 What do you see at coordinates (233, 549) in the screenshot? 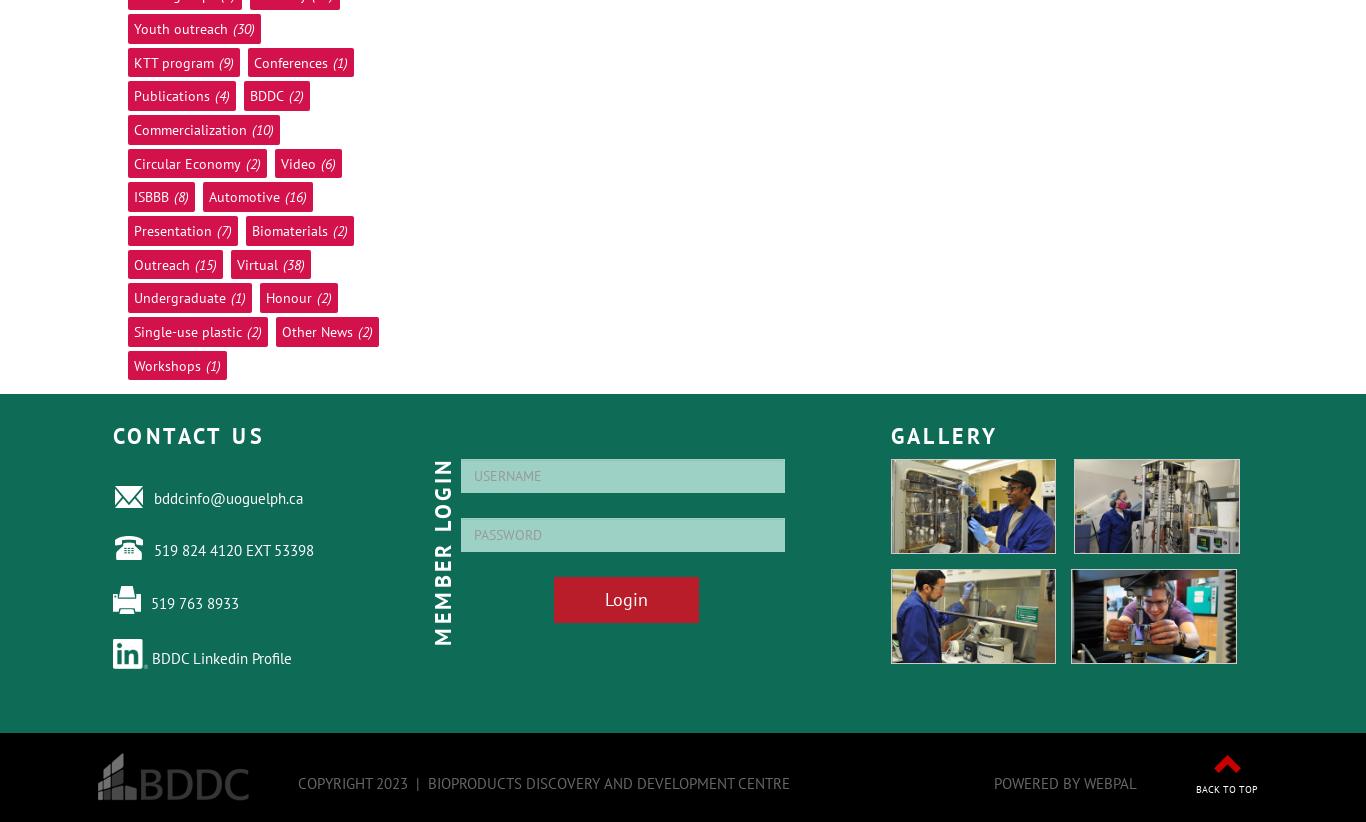
I see `'519 824 4120 EXT 53398'` at bounding box center [233, 549].